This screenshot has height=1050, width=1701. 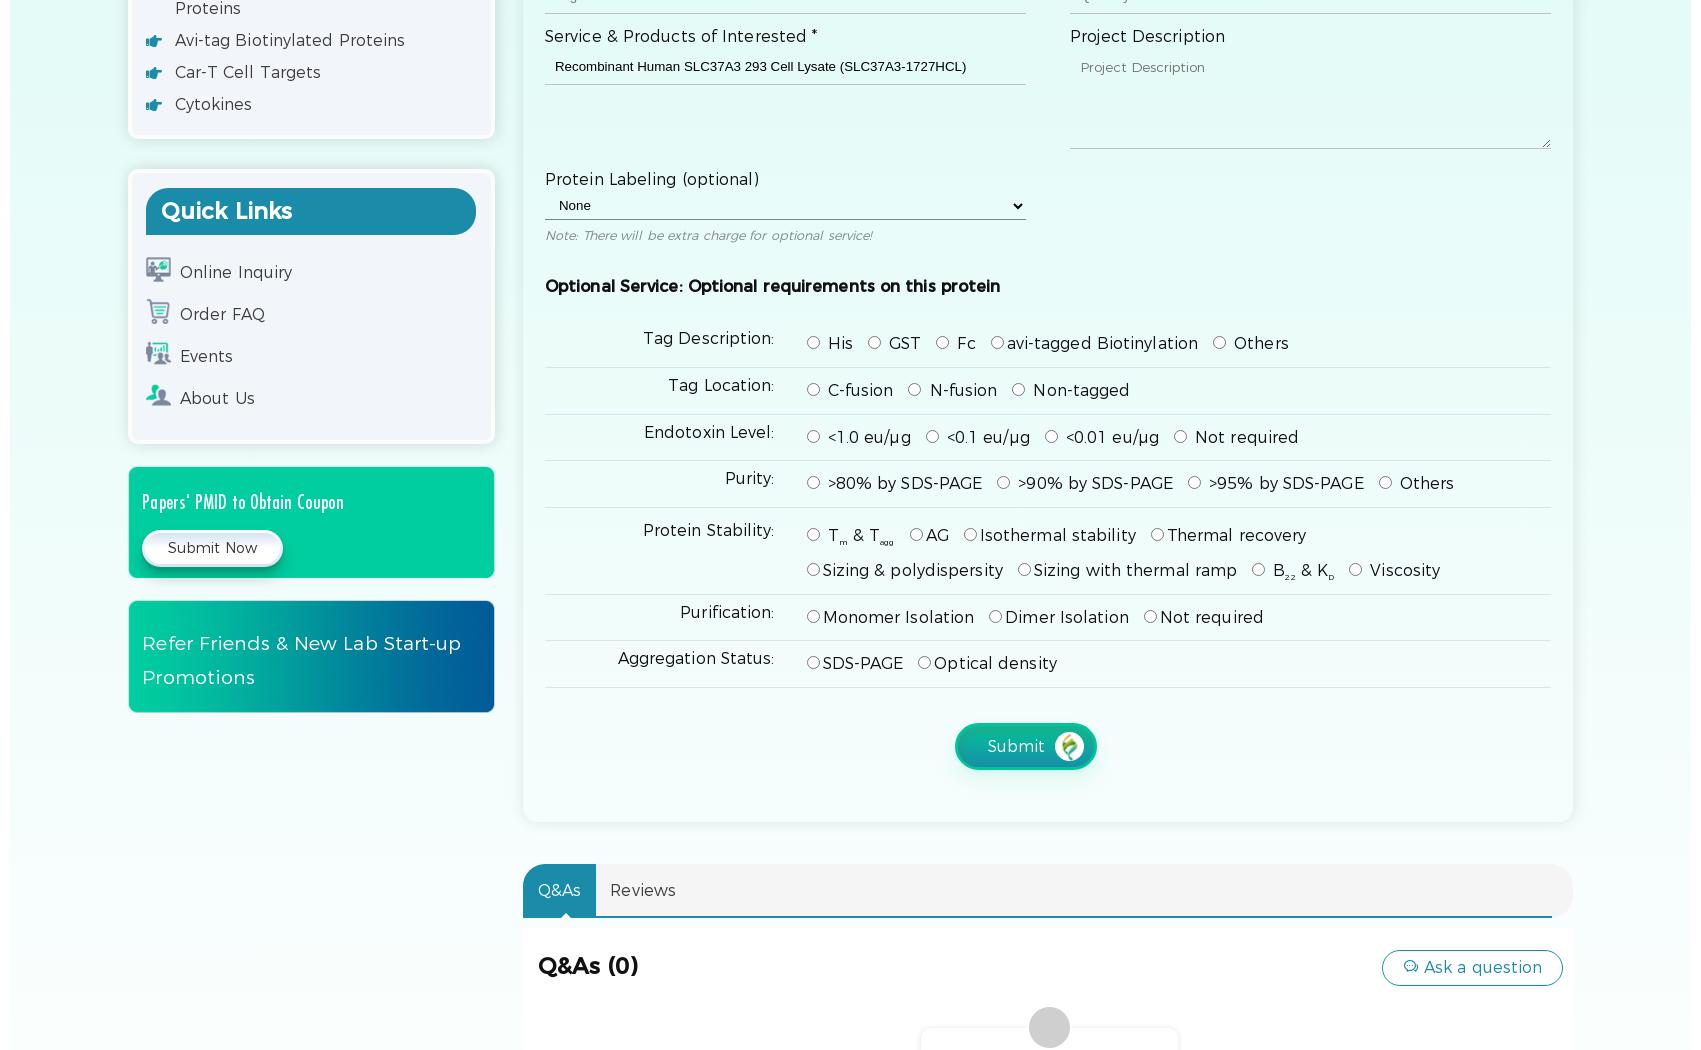 What do you see at coordinates (1078, 389) in the screenshot?
I see `'Non-tagged'` at bounding box center [1078, 389].